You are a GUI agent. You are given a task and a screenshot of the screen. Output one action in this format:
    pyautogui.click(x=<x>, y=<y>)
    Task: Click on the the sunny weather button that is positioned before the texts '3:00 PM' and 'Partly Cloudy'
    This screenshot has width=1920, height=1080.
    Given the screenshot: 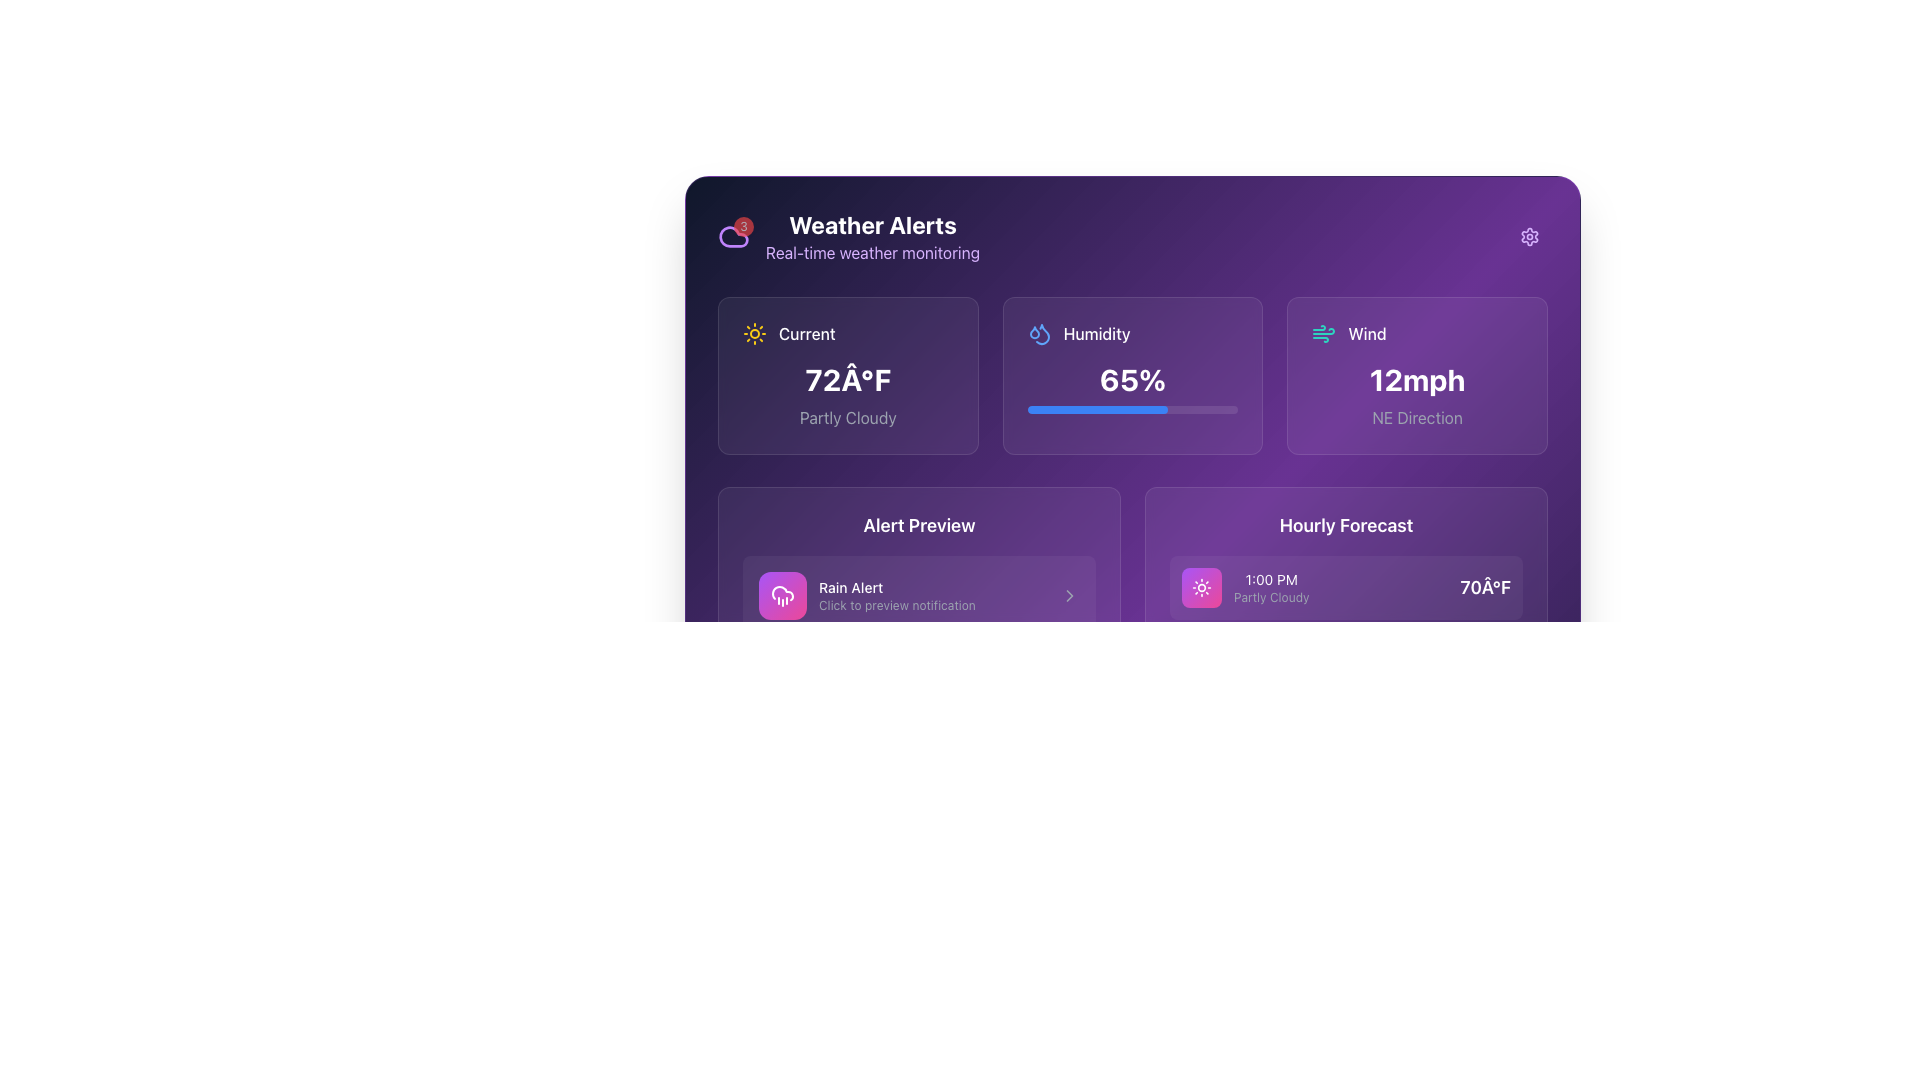 What is the action you would take?
    pyautogui.click(x=1200, y=748)
    